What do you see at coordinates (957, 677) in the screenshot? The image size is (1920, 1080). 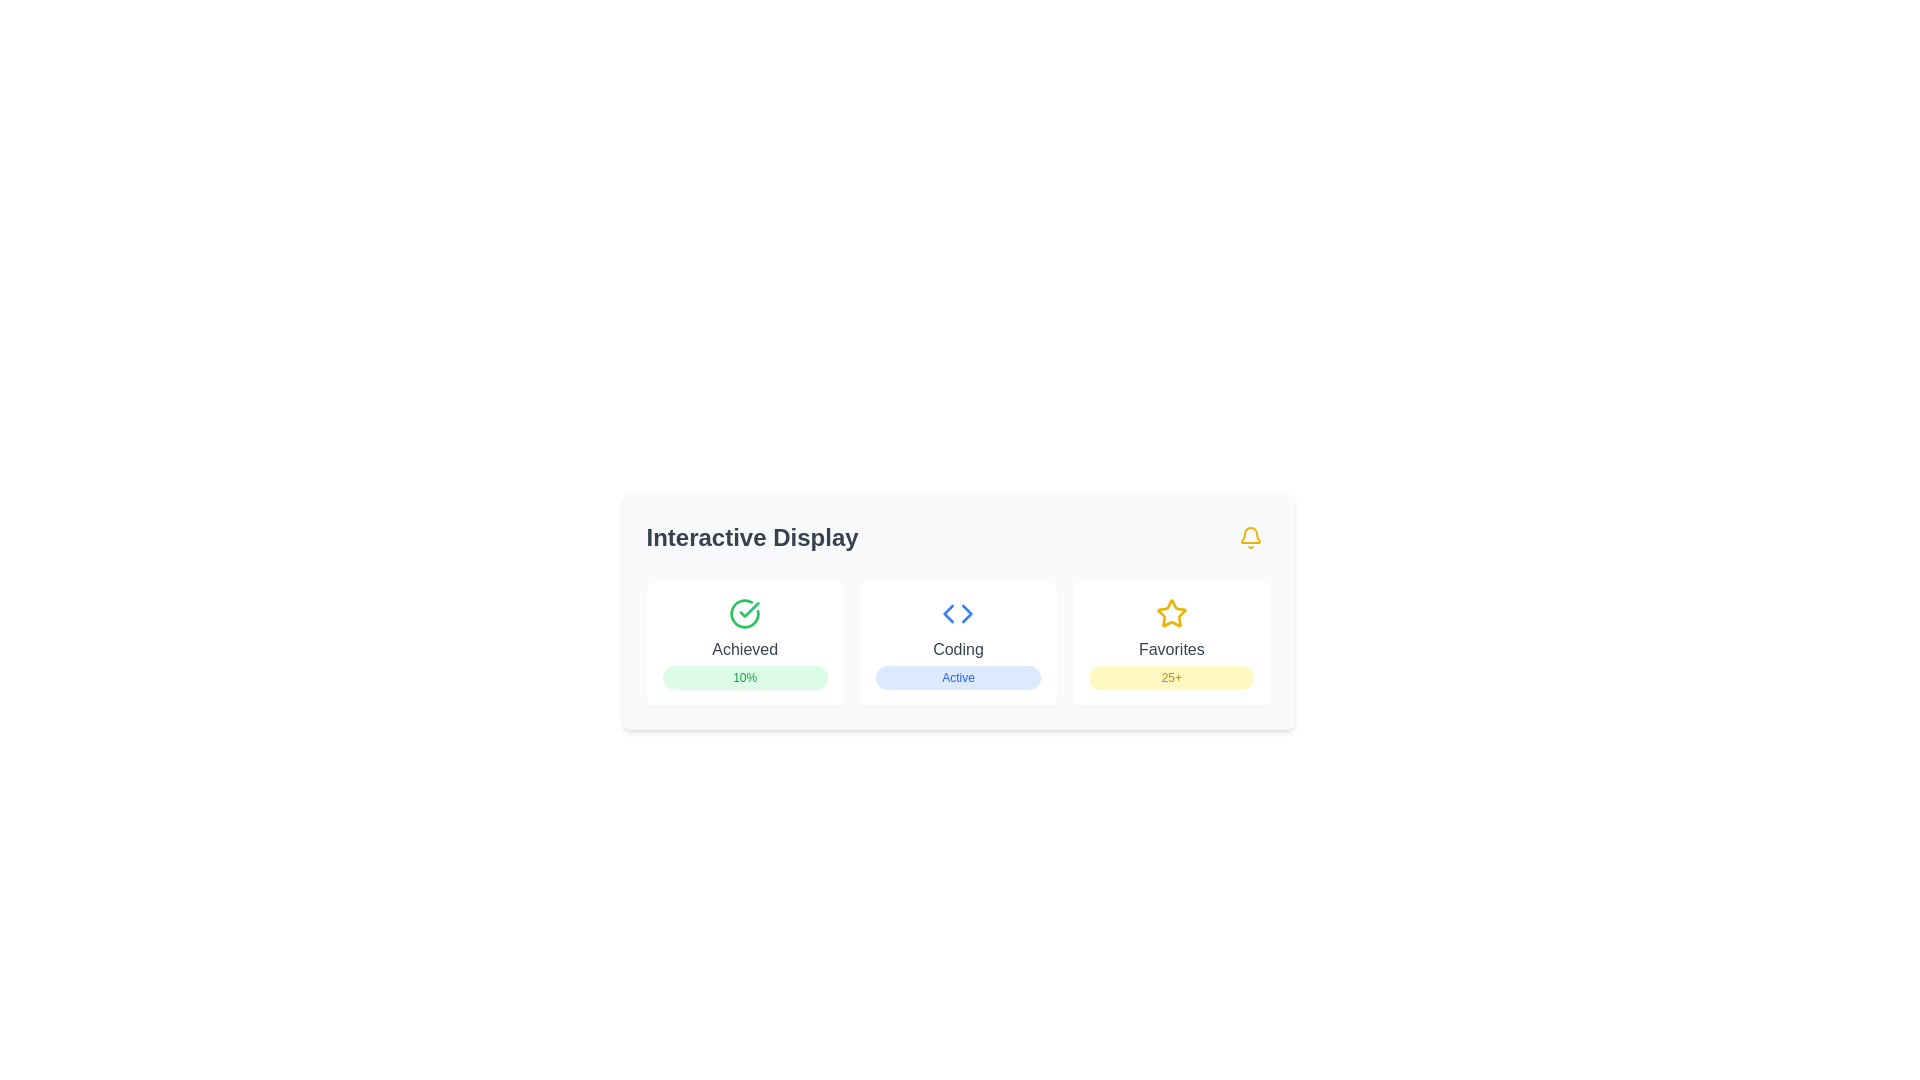 I see `the status indicator text label that shows the current state of the 'Coding' section, located at the bottom of the 'Coding' card` at bounding box center [957, 677].